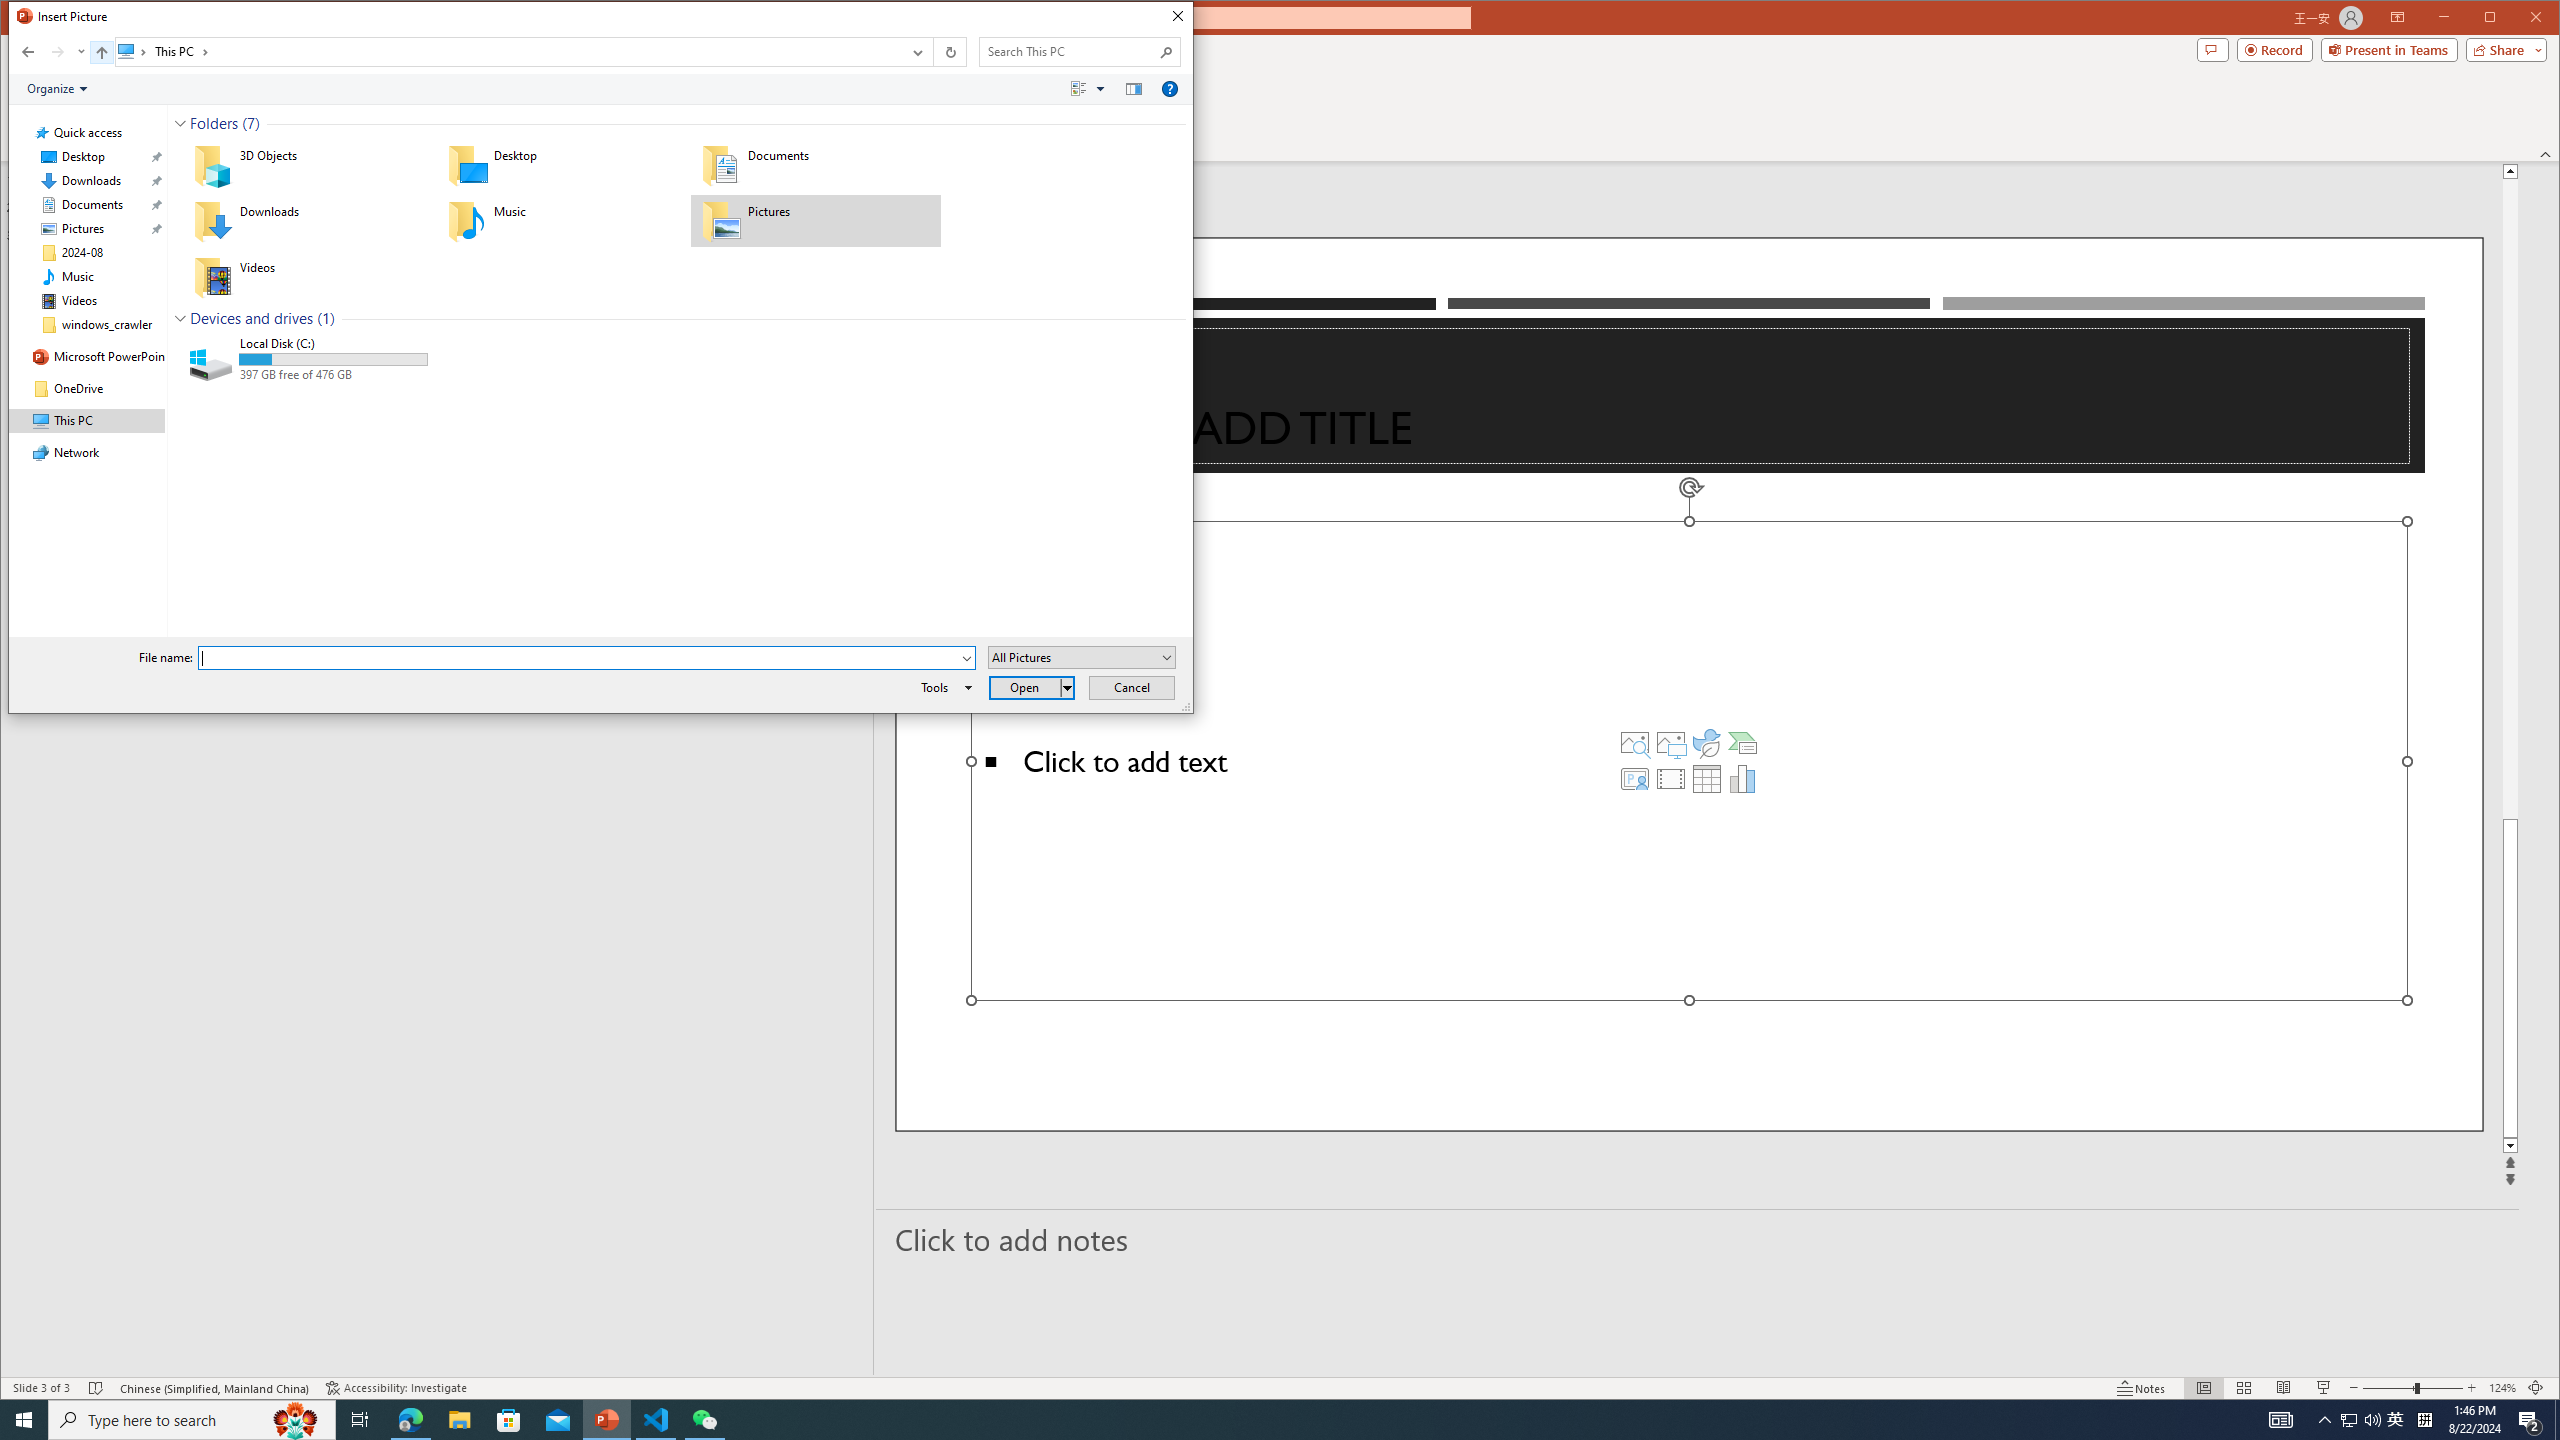  I want to click on 'Navigation buttons', so click(50, 51).